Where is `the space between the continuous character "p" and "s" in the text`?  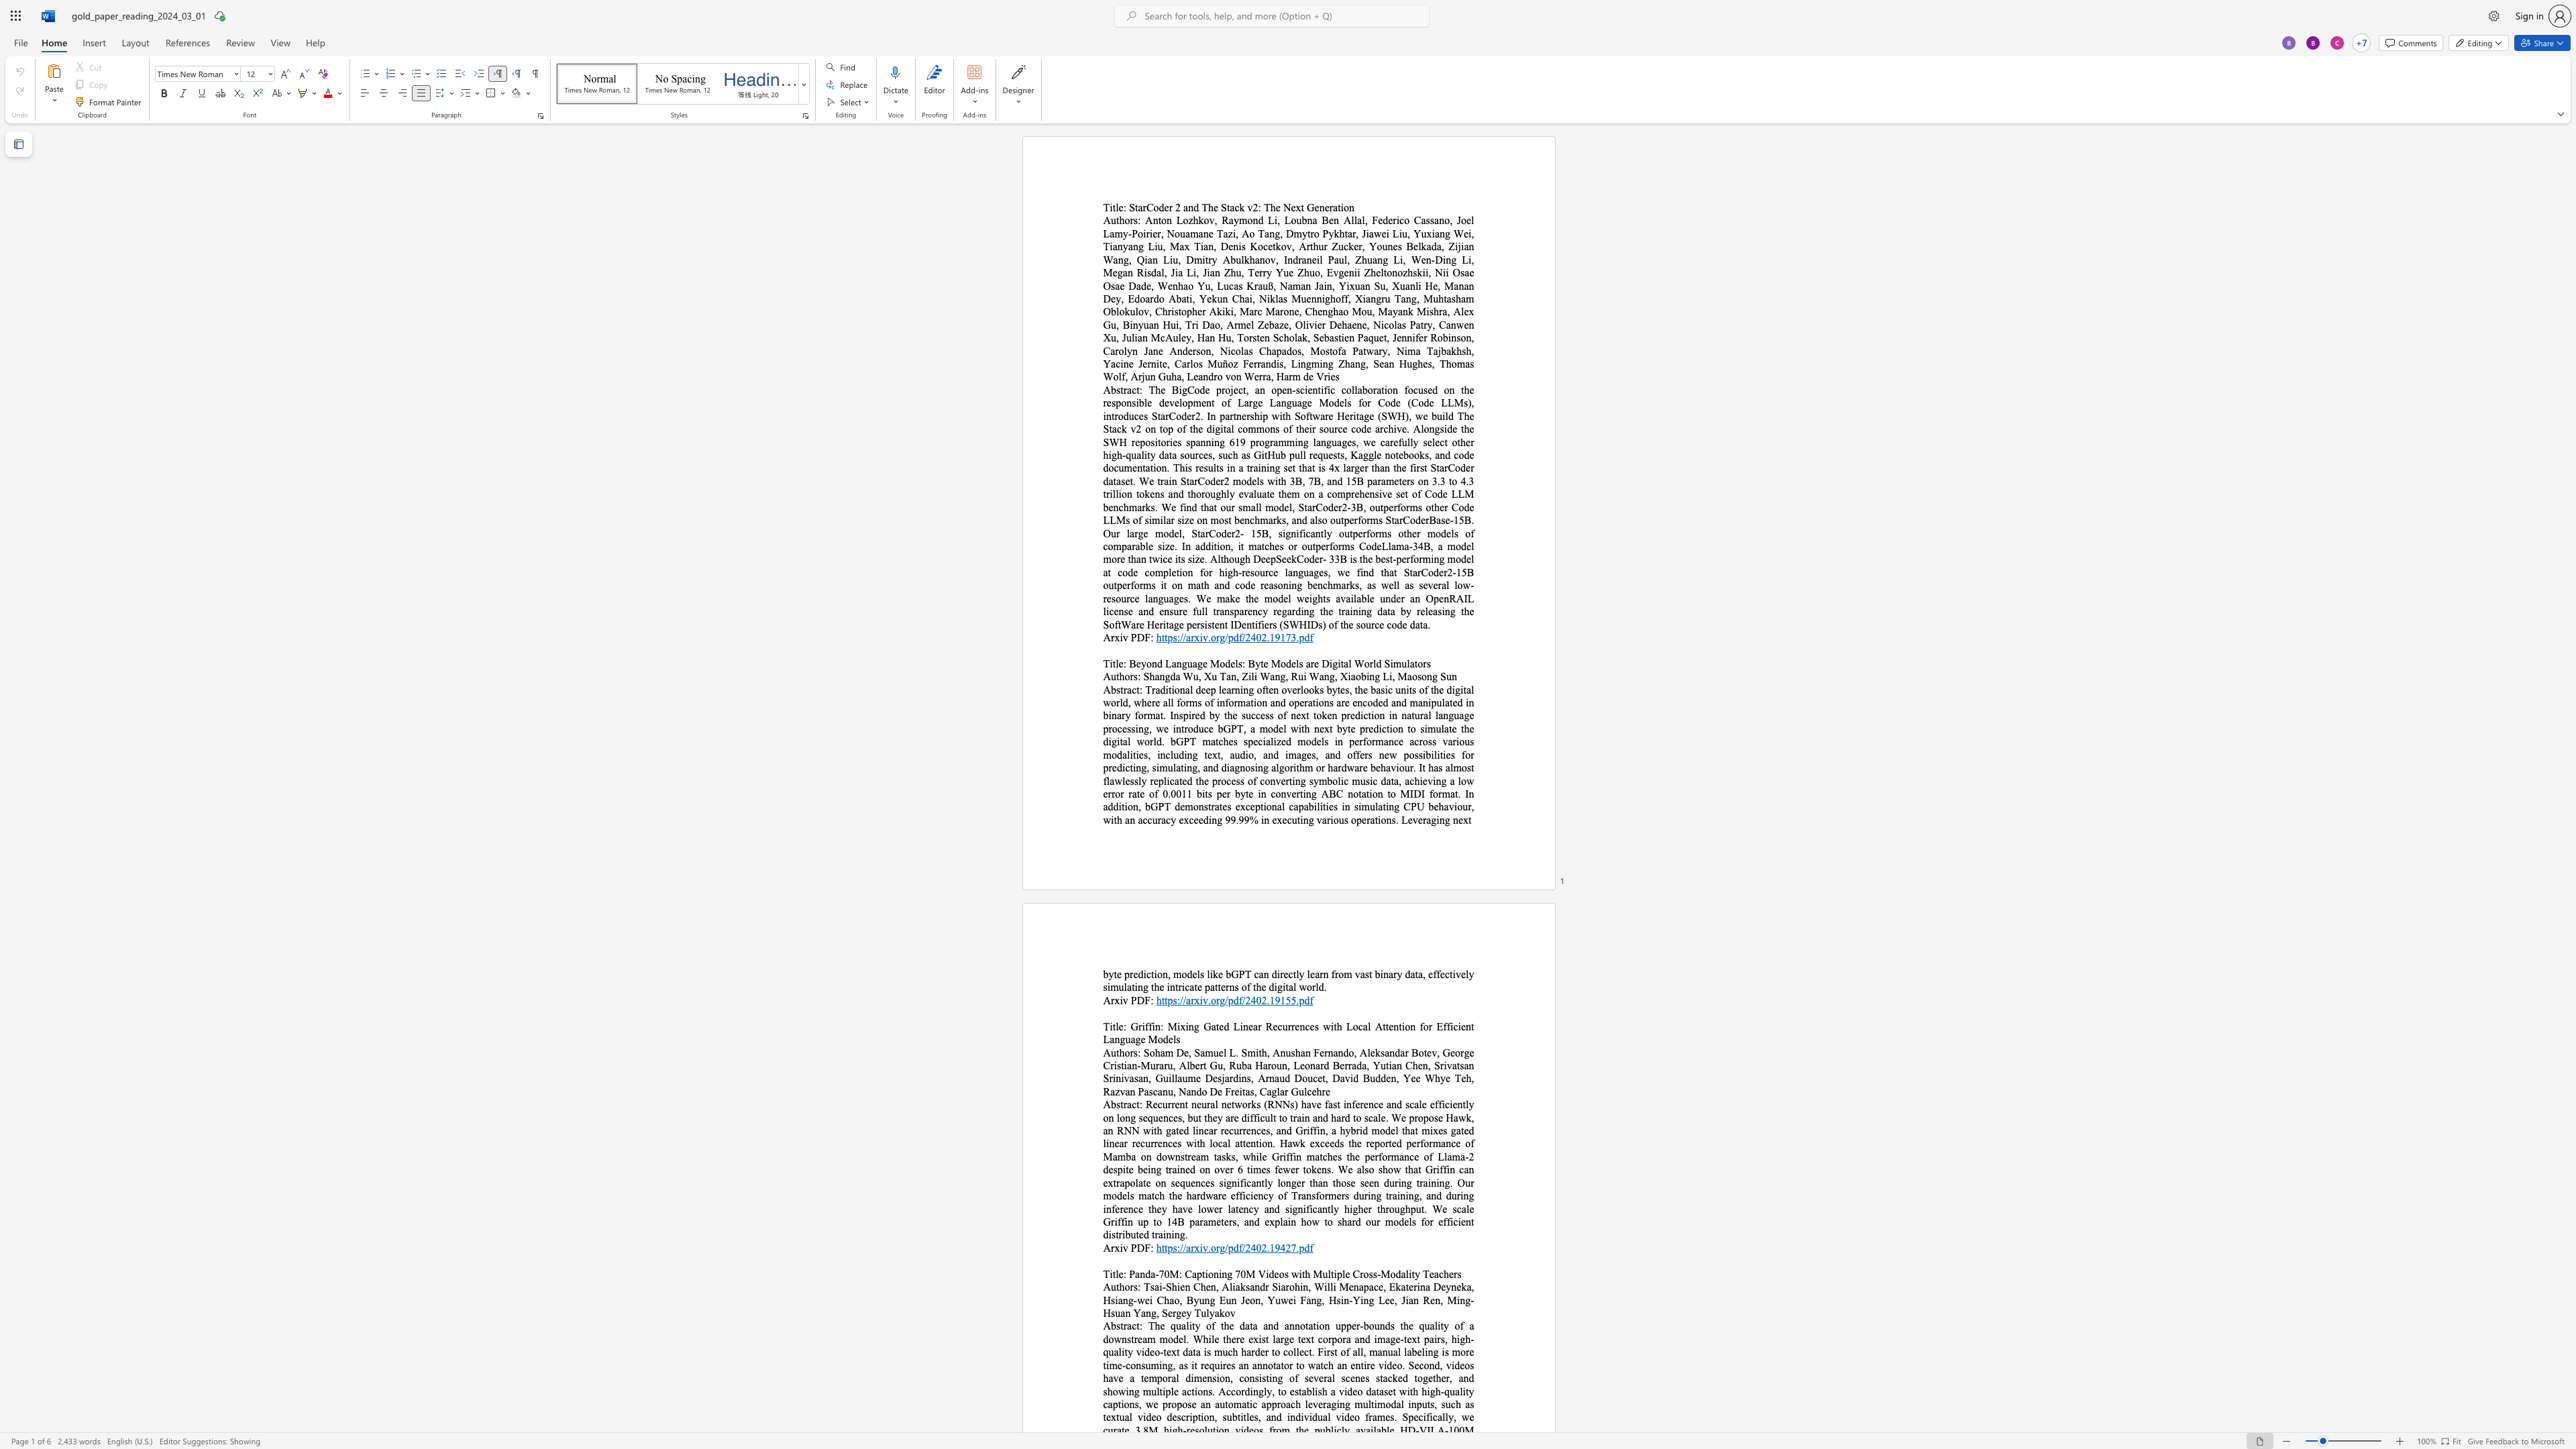 the space between the continuous character "p" and "s" in the text is located at coordinates (1171, 1248).